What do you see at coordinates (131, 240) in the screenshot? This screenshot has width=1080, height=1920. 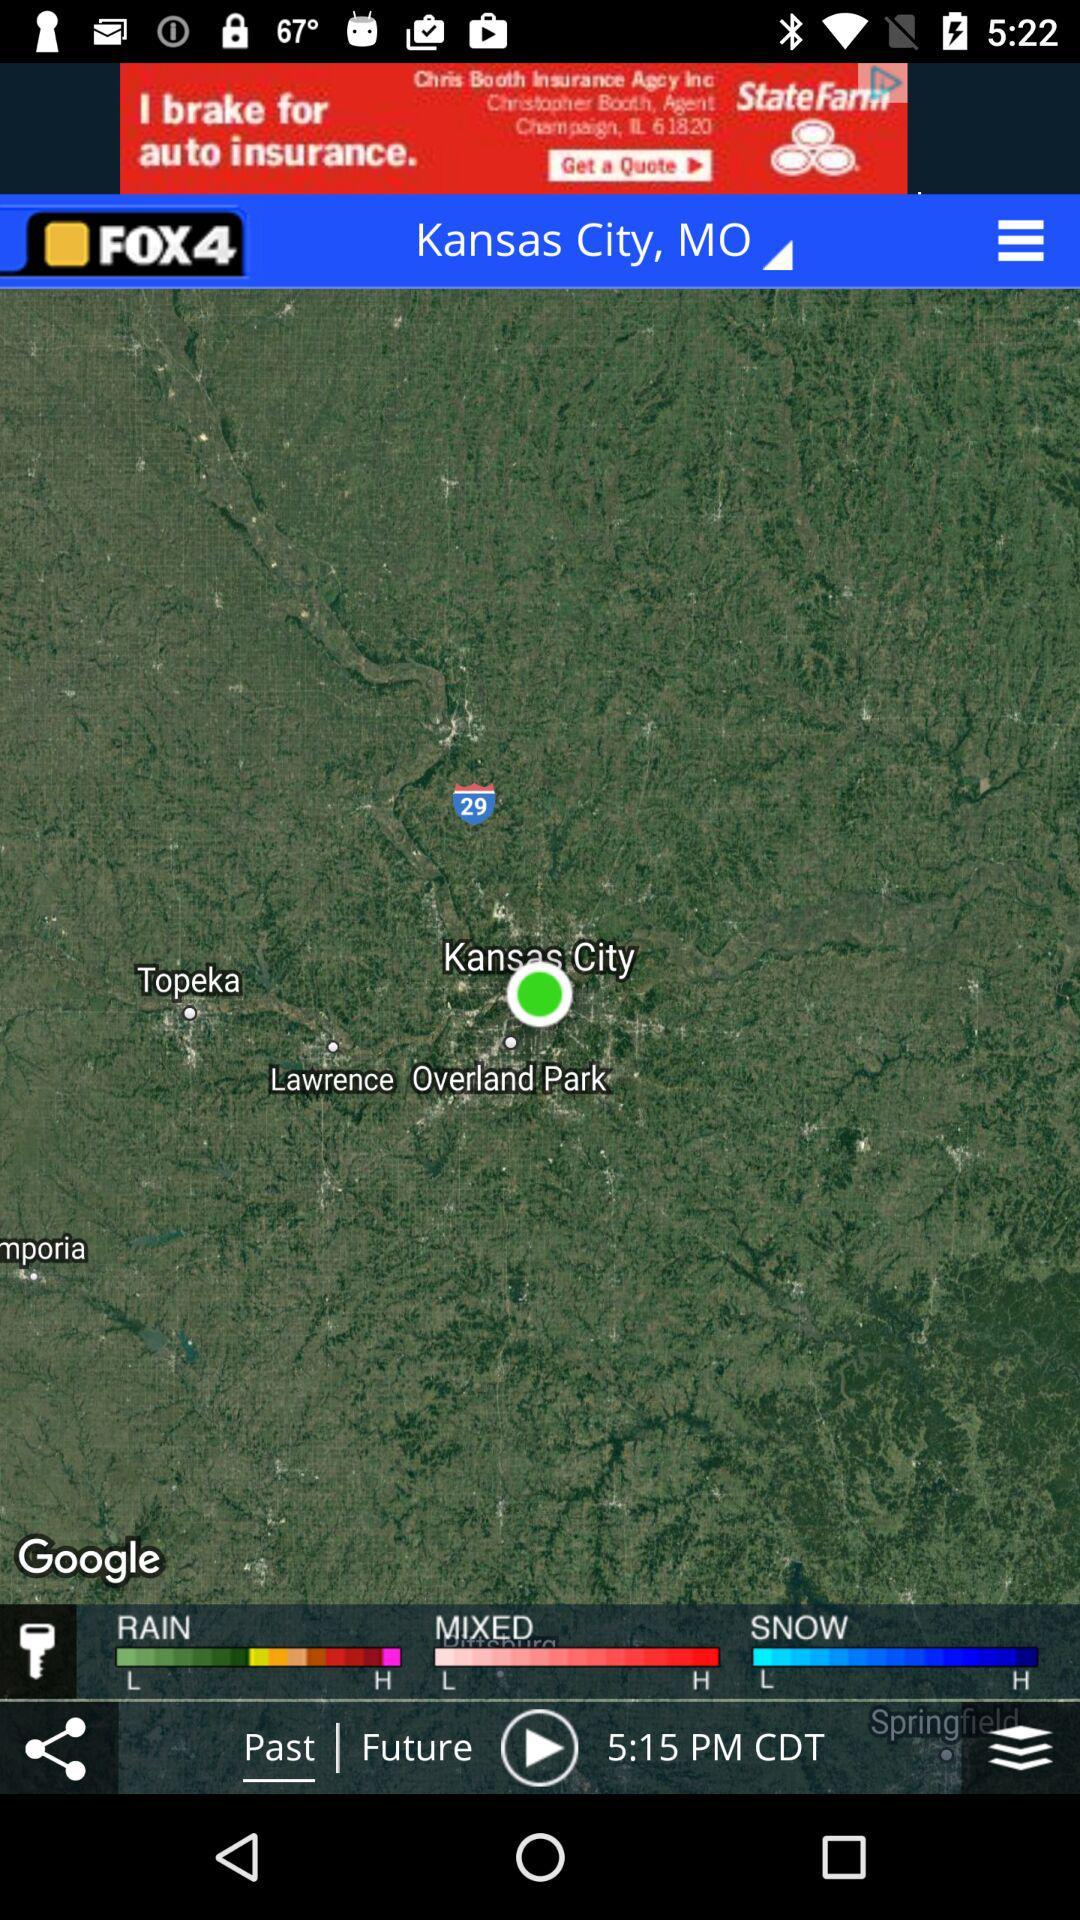 I see `homepage` at bounding box center [131, 240].